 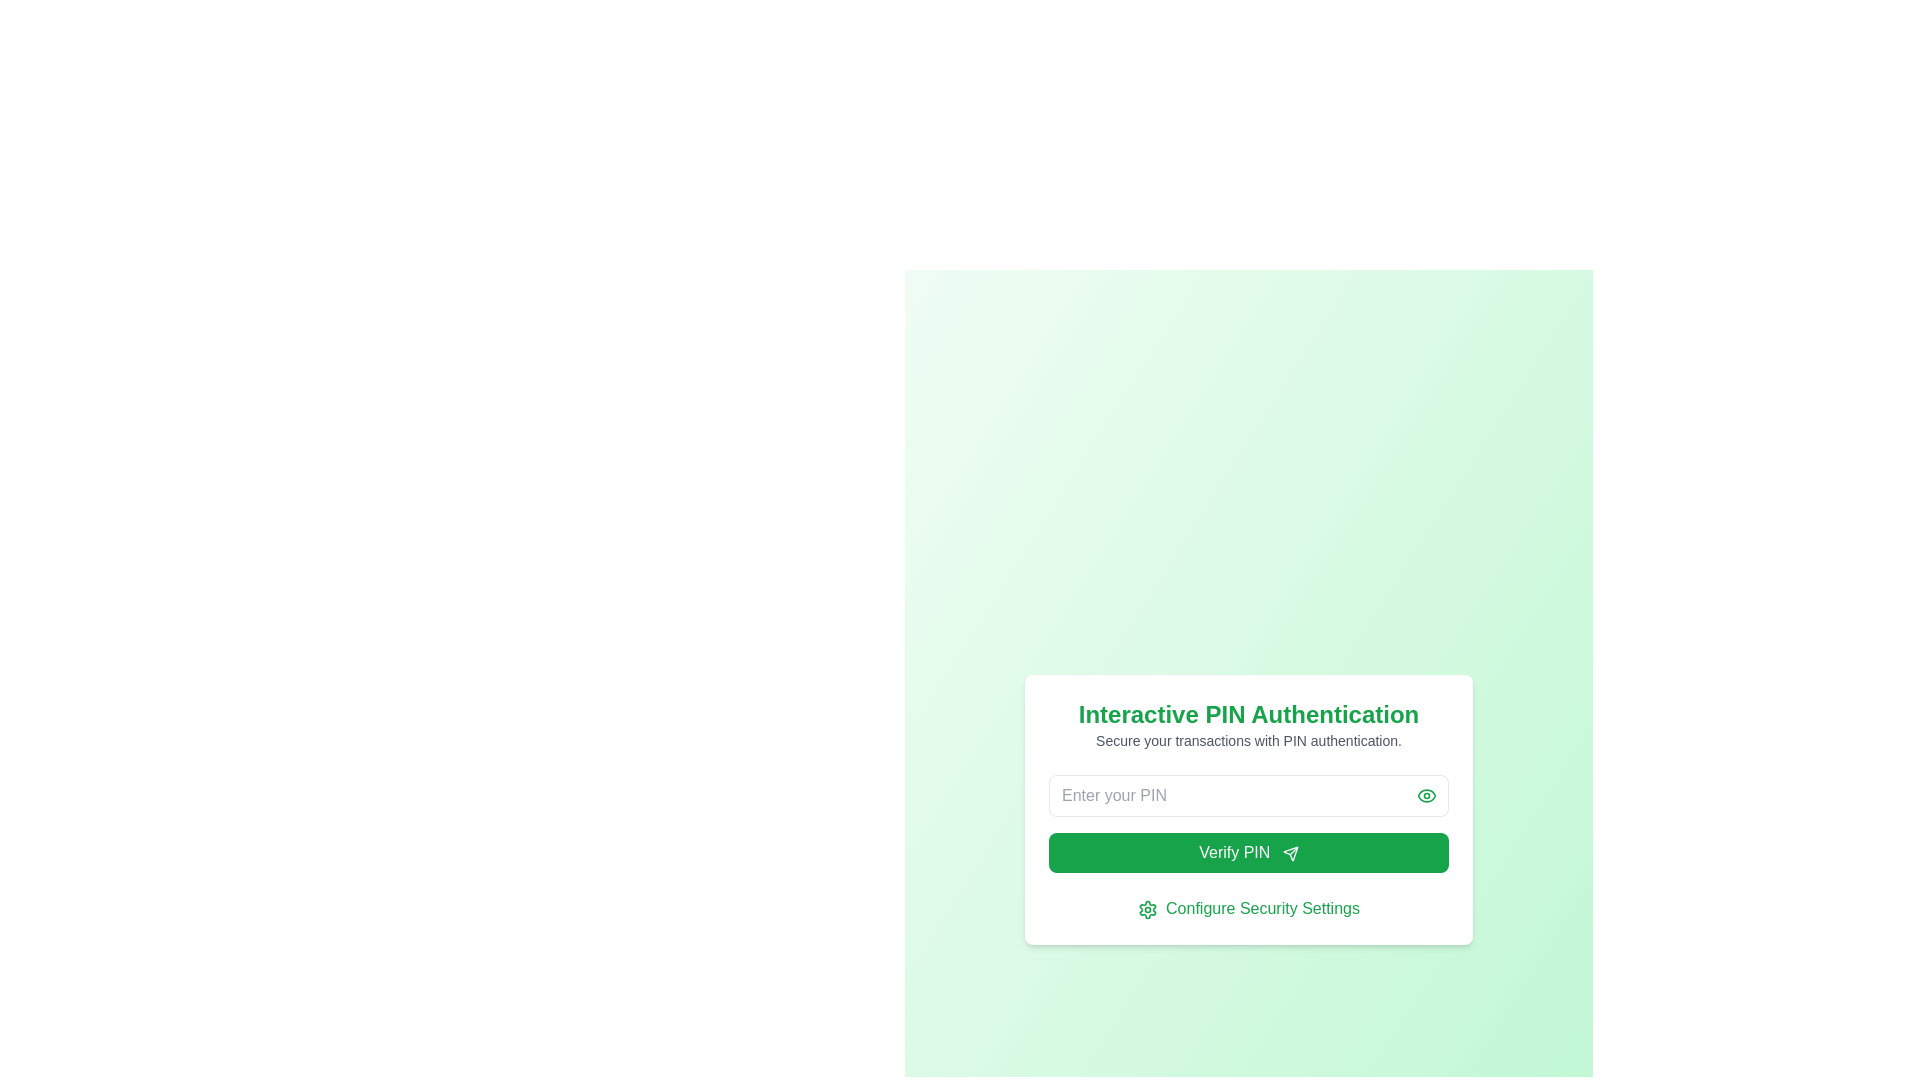 What do you see at coordinates (1147, 909) in the screenshot?
I see `the settings icon located to the left of the text 'Configure Security Settings', which visually represents options for adjustments or modifications` at bounding box center [1147, 909].